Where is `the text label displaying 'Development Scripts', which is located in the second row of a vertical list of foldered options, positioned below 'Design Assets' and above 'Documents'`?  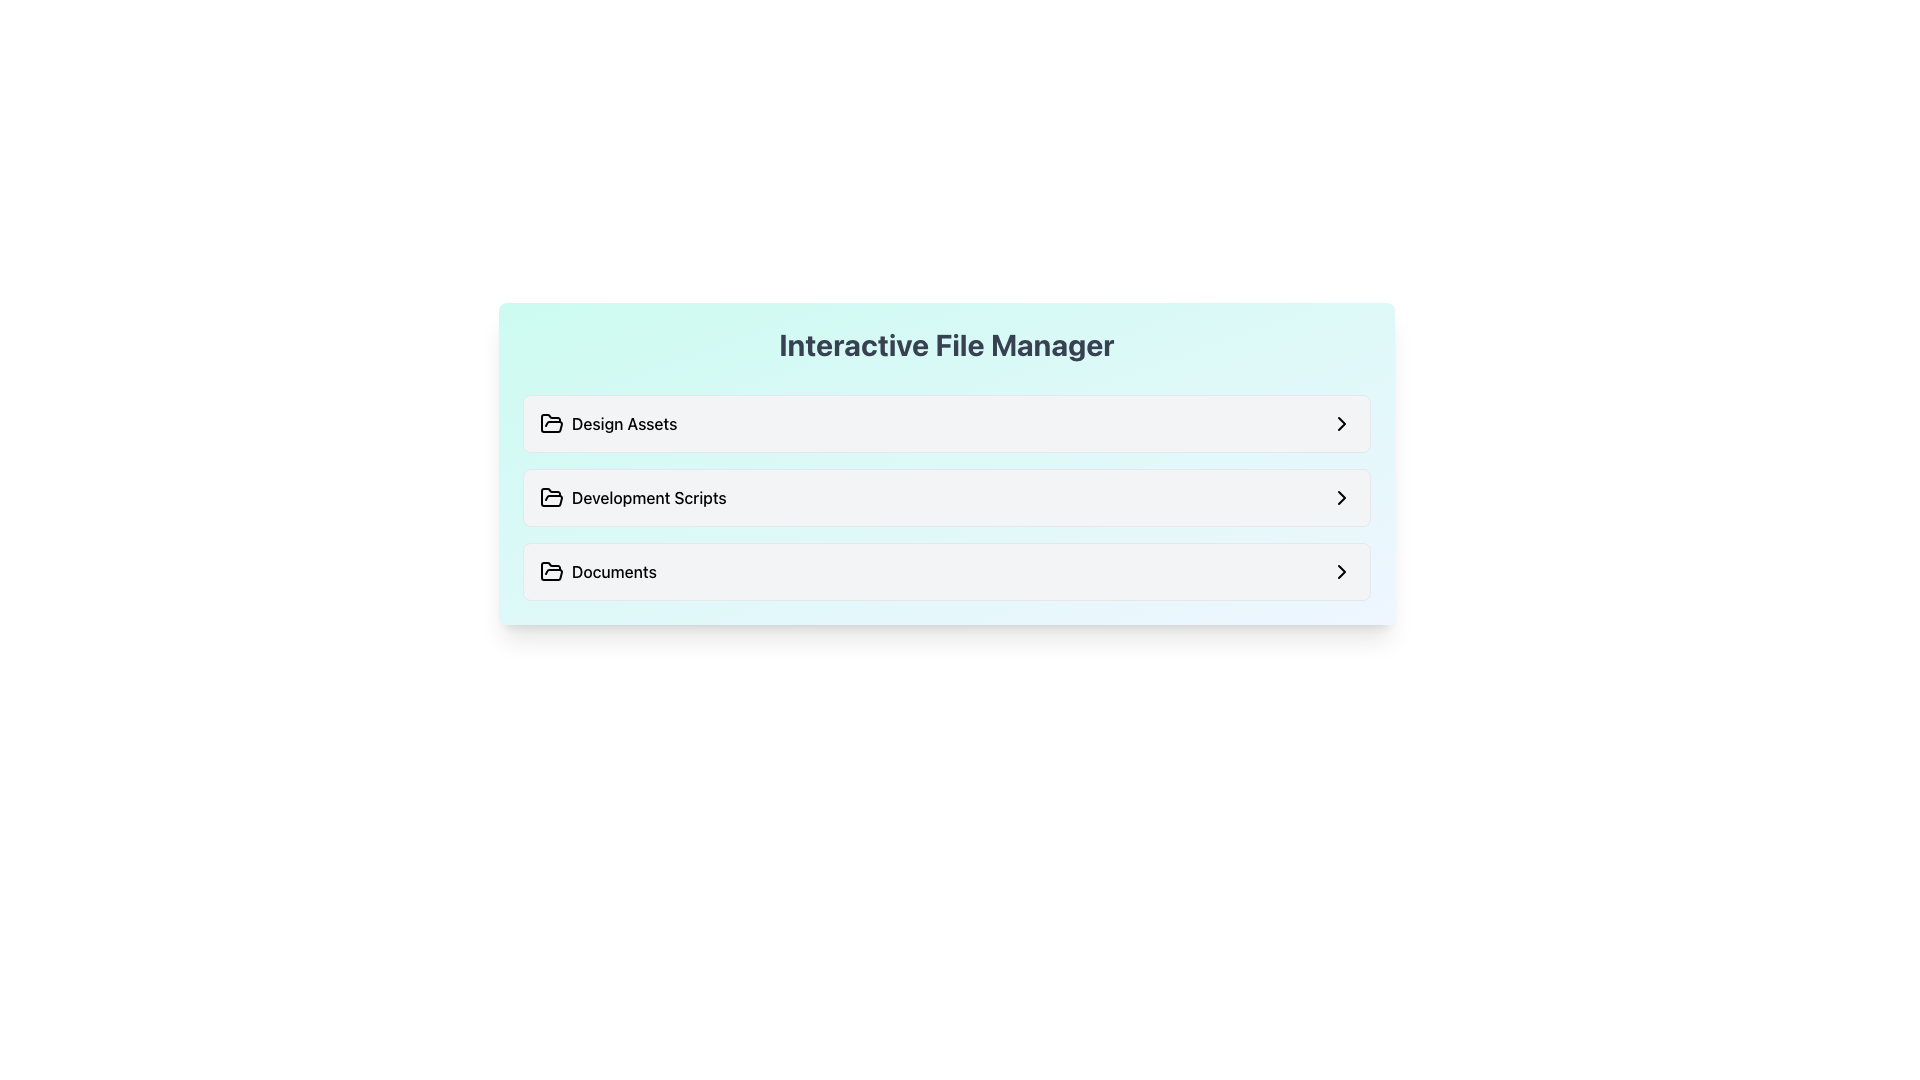
the text label displaying 'Development Scripts', which is located in the second row of a vertical list of foldered options, positioned below 'Design Assets' and above 'Documents' is located at coordinates (632, 496).